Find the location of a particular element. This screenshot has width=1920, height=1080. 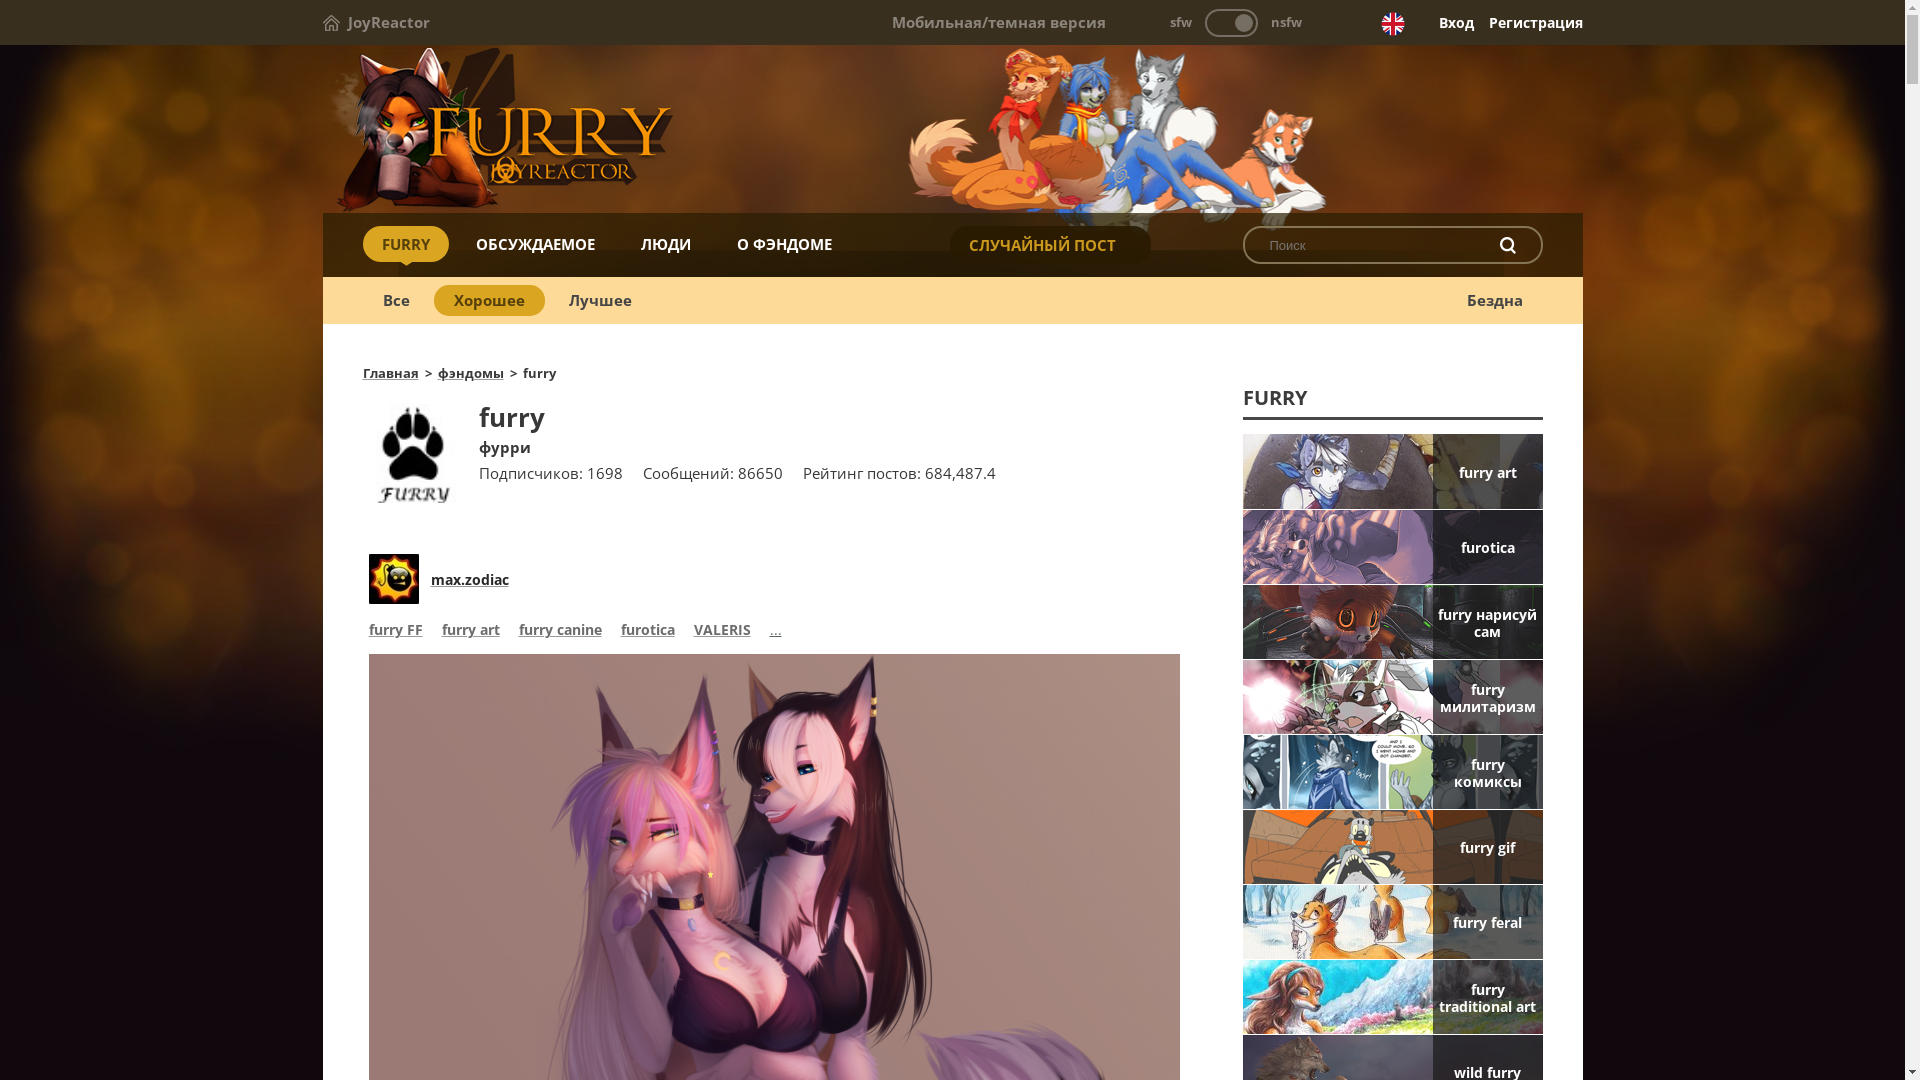

'VALERIS' is located at coordinates (721, 632).